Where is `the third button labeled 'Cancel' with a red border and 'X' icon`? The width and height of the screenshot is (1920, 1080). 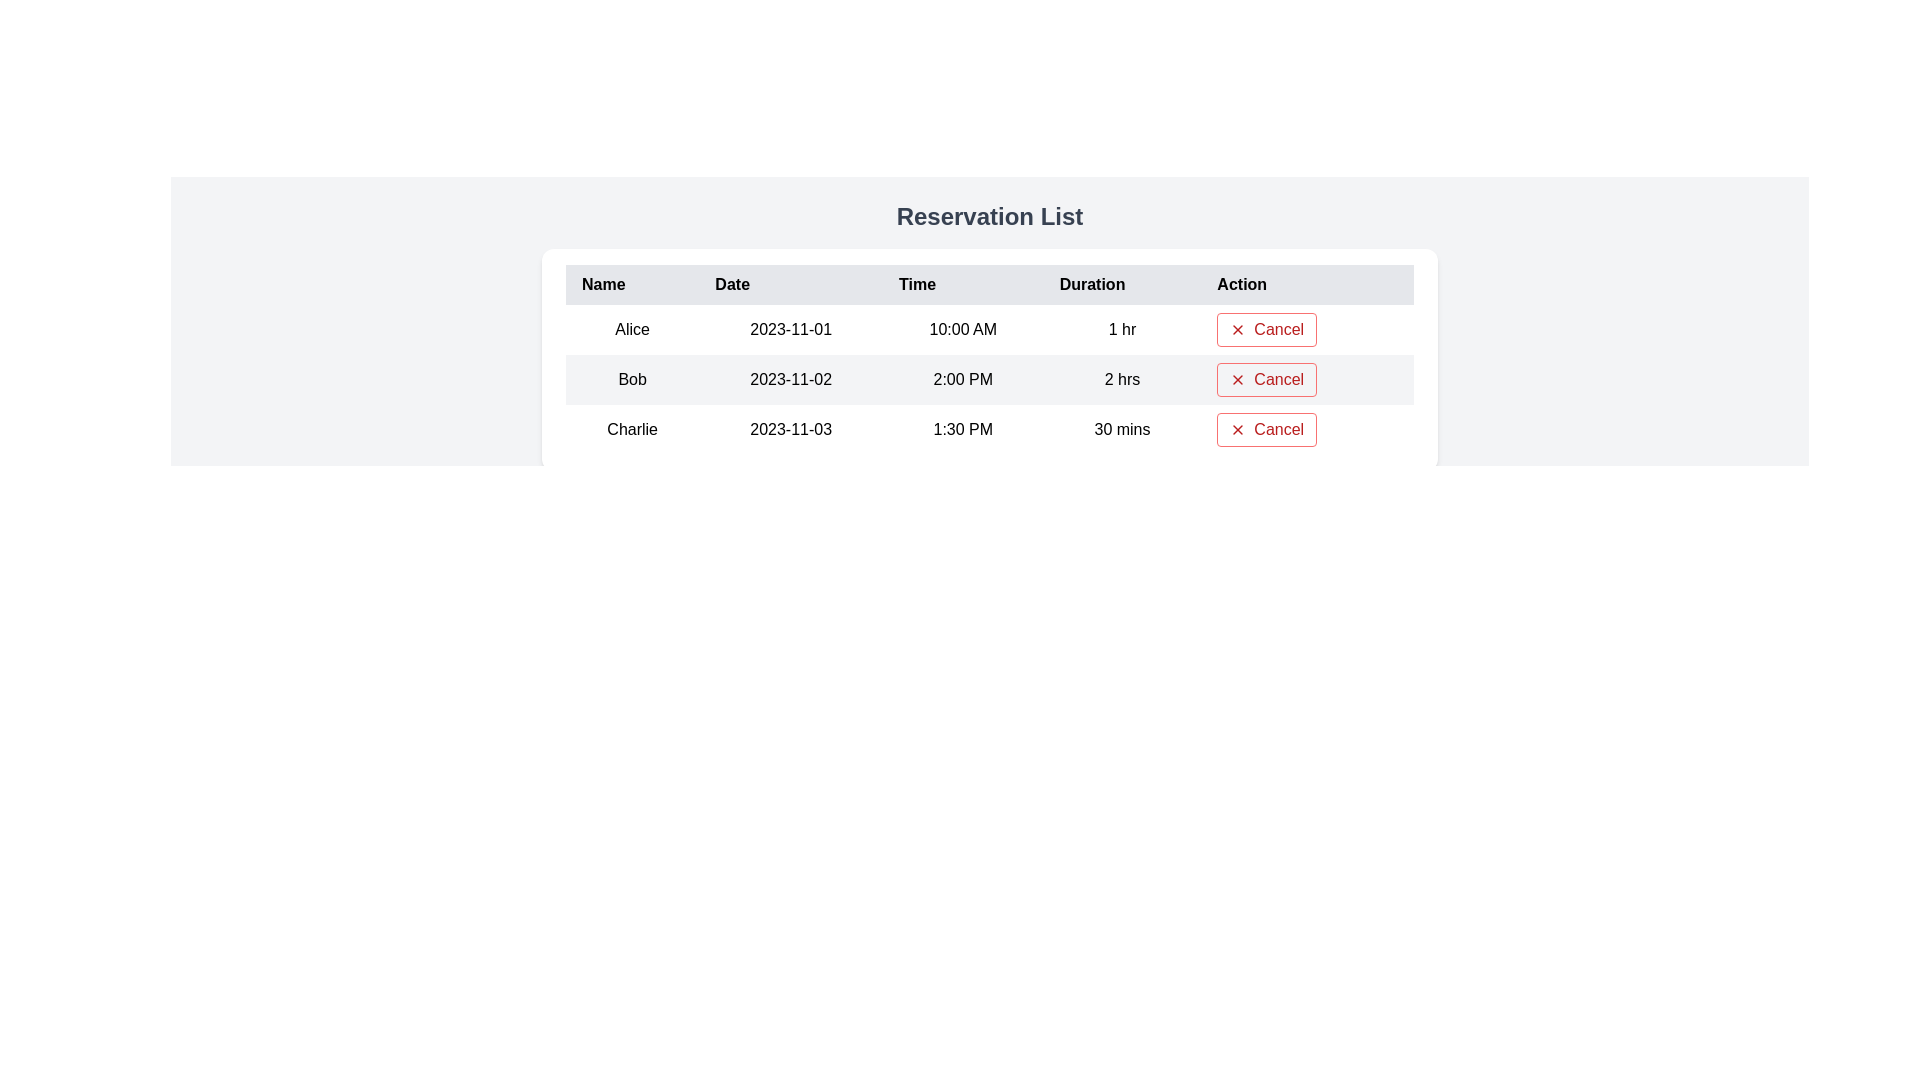
the third button labeled 'Cancel' with a red border and 'X' icon is located at coordinates (1266, 428).